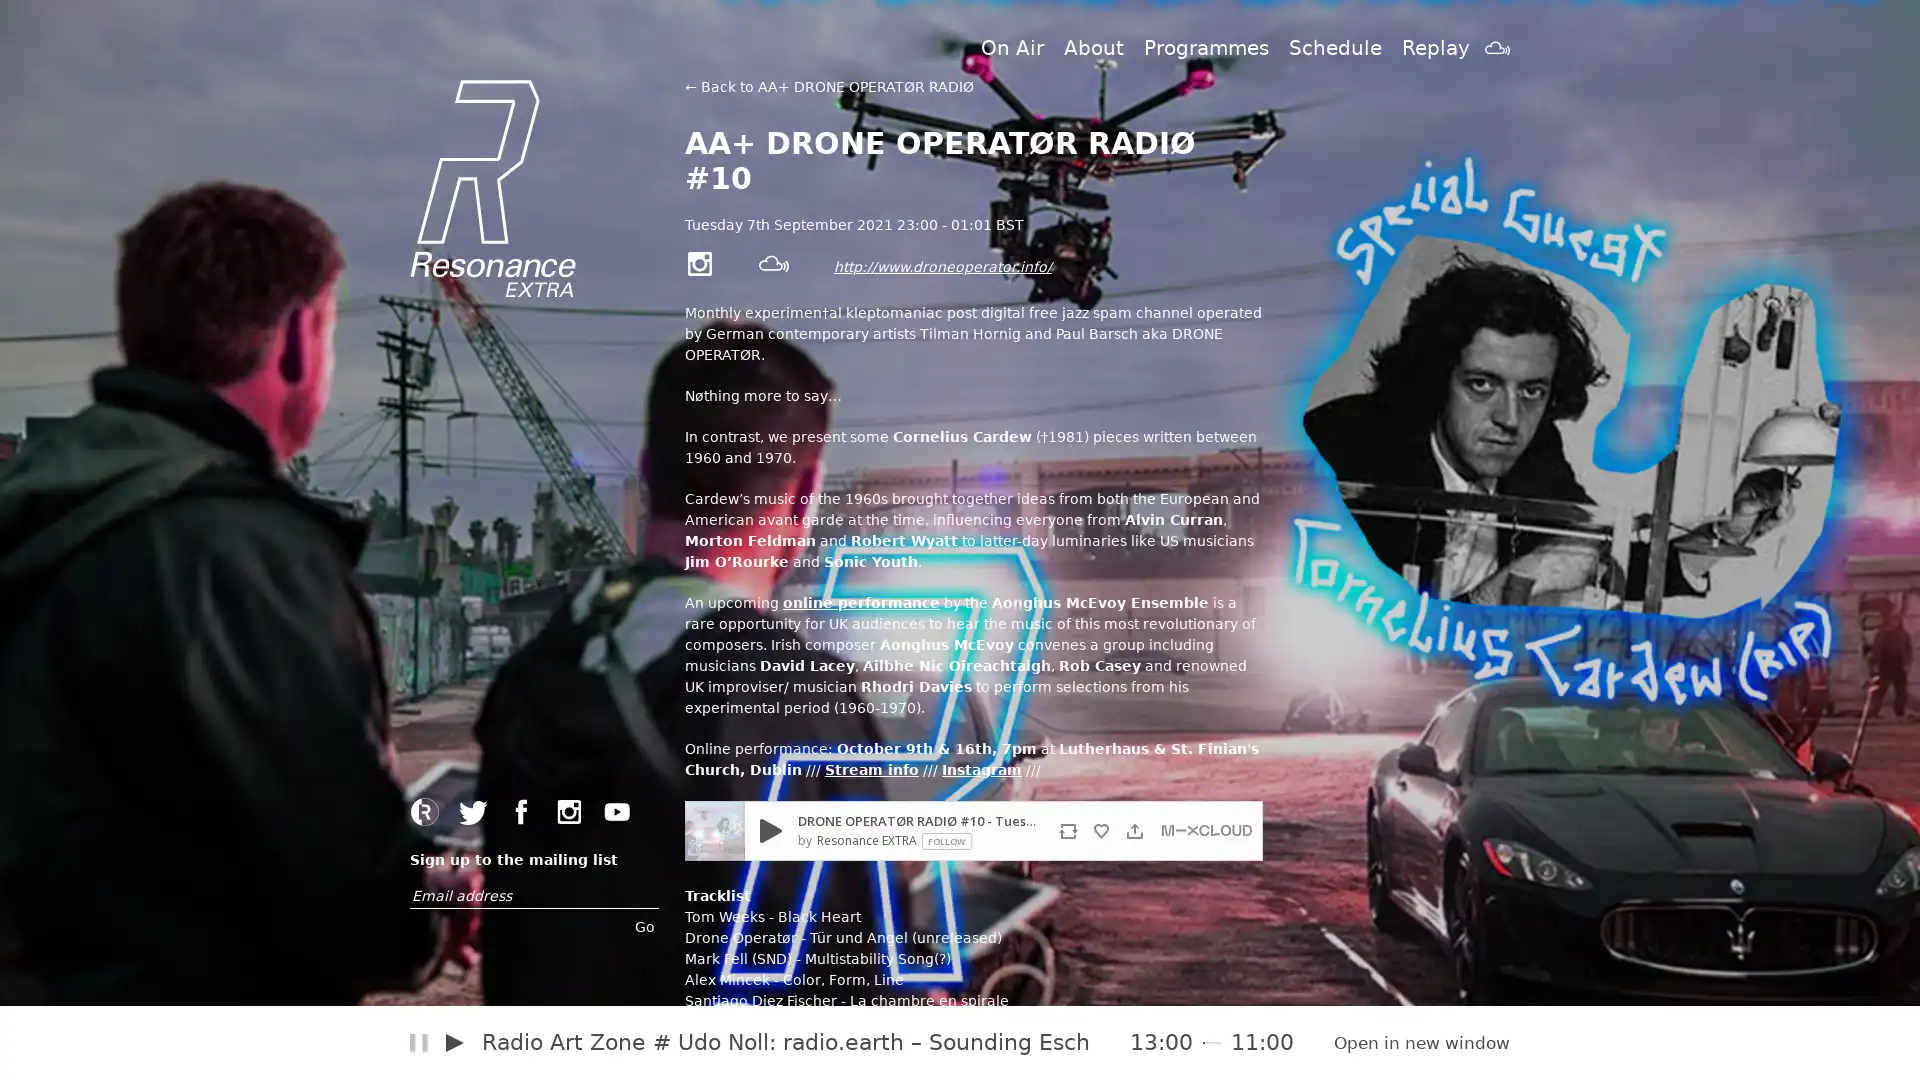  Describe the element at coordinates (644, 921) in the screenshot. I see `Go` at that location.